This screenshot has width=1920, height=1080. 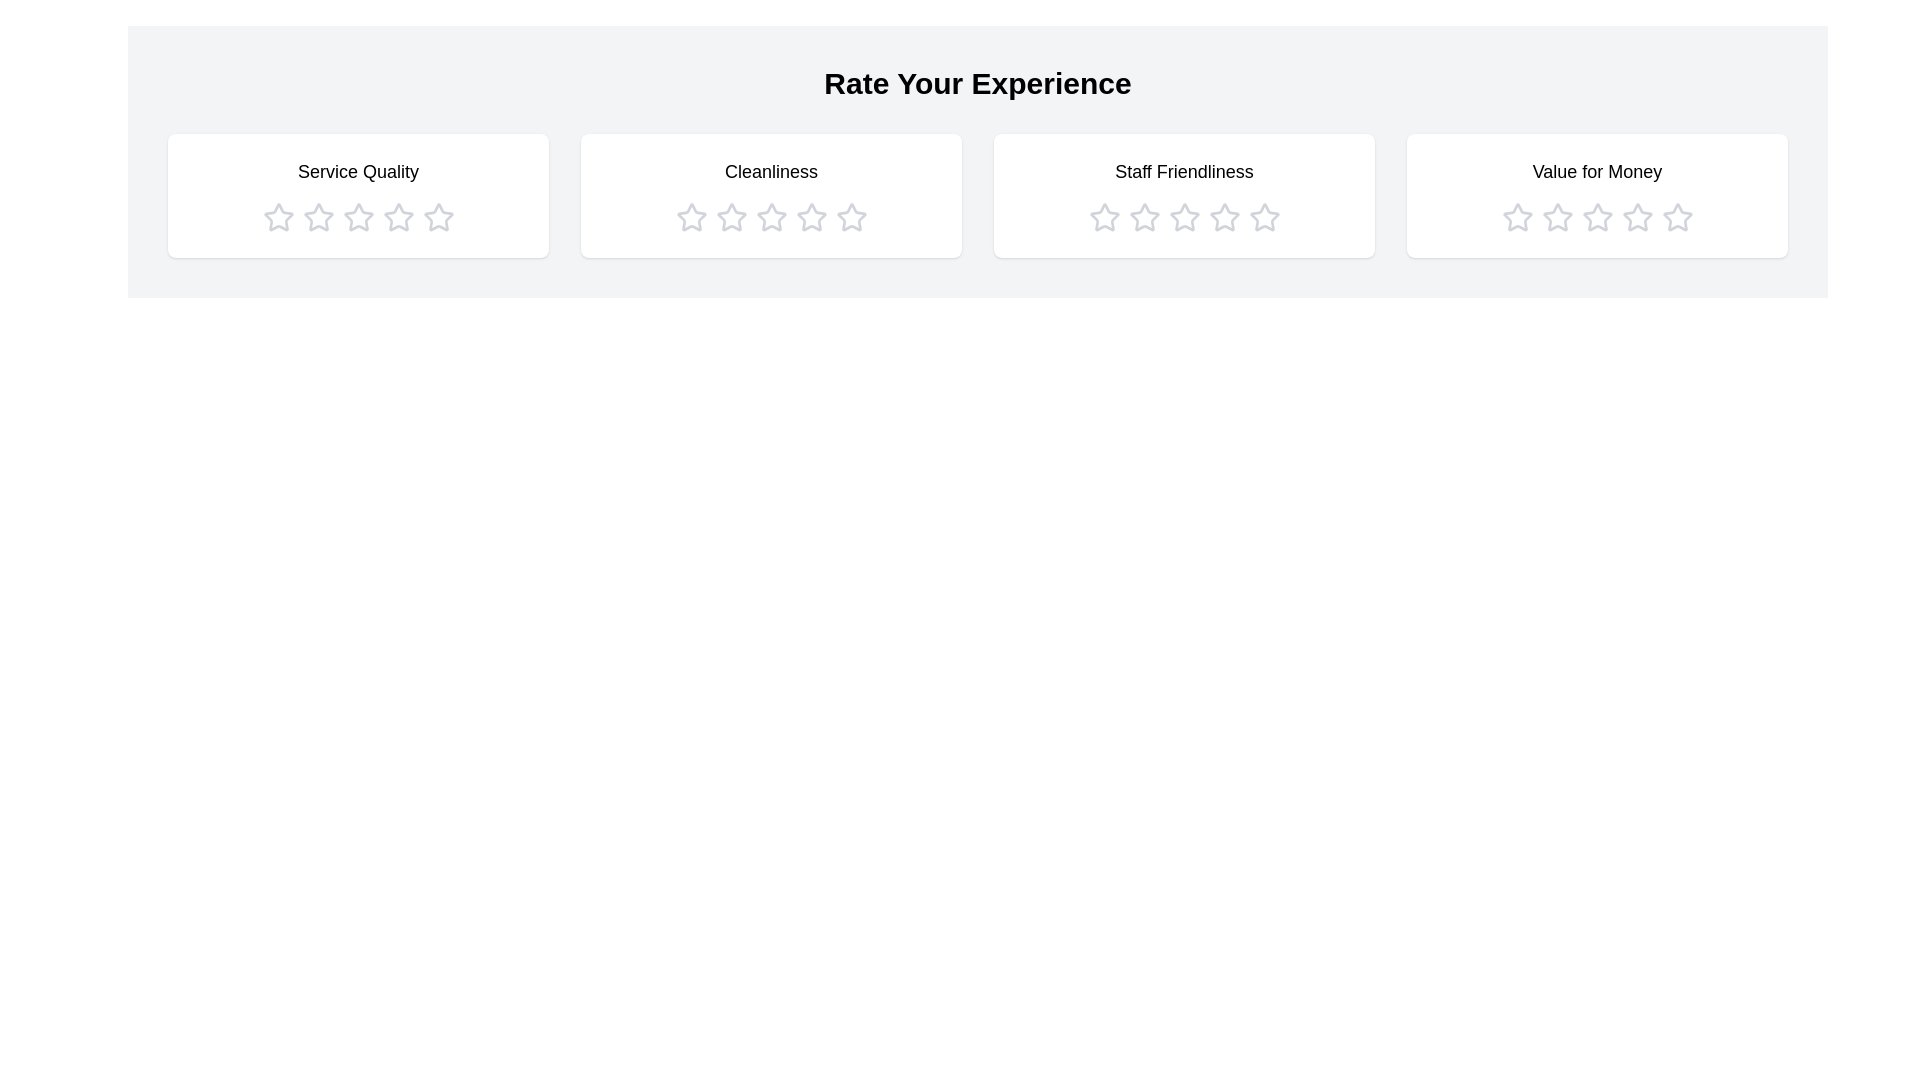 I want to click on the star icon corresponding to 4 stars in the category Cleanliness, so click(x=811, y=218).